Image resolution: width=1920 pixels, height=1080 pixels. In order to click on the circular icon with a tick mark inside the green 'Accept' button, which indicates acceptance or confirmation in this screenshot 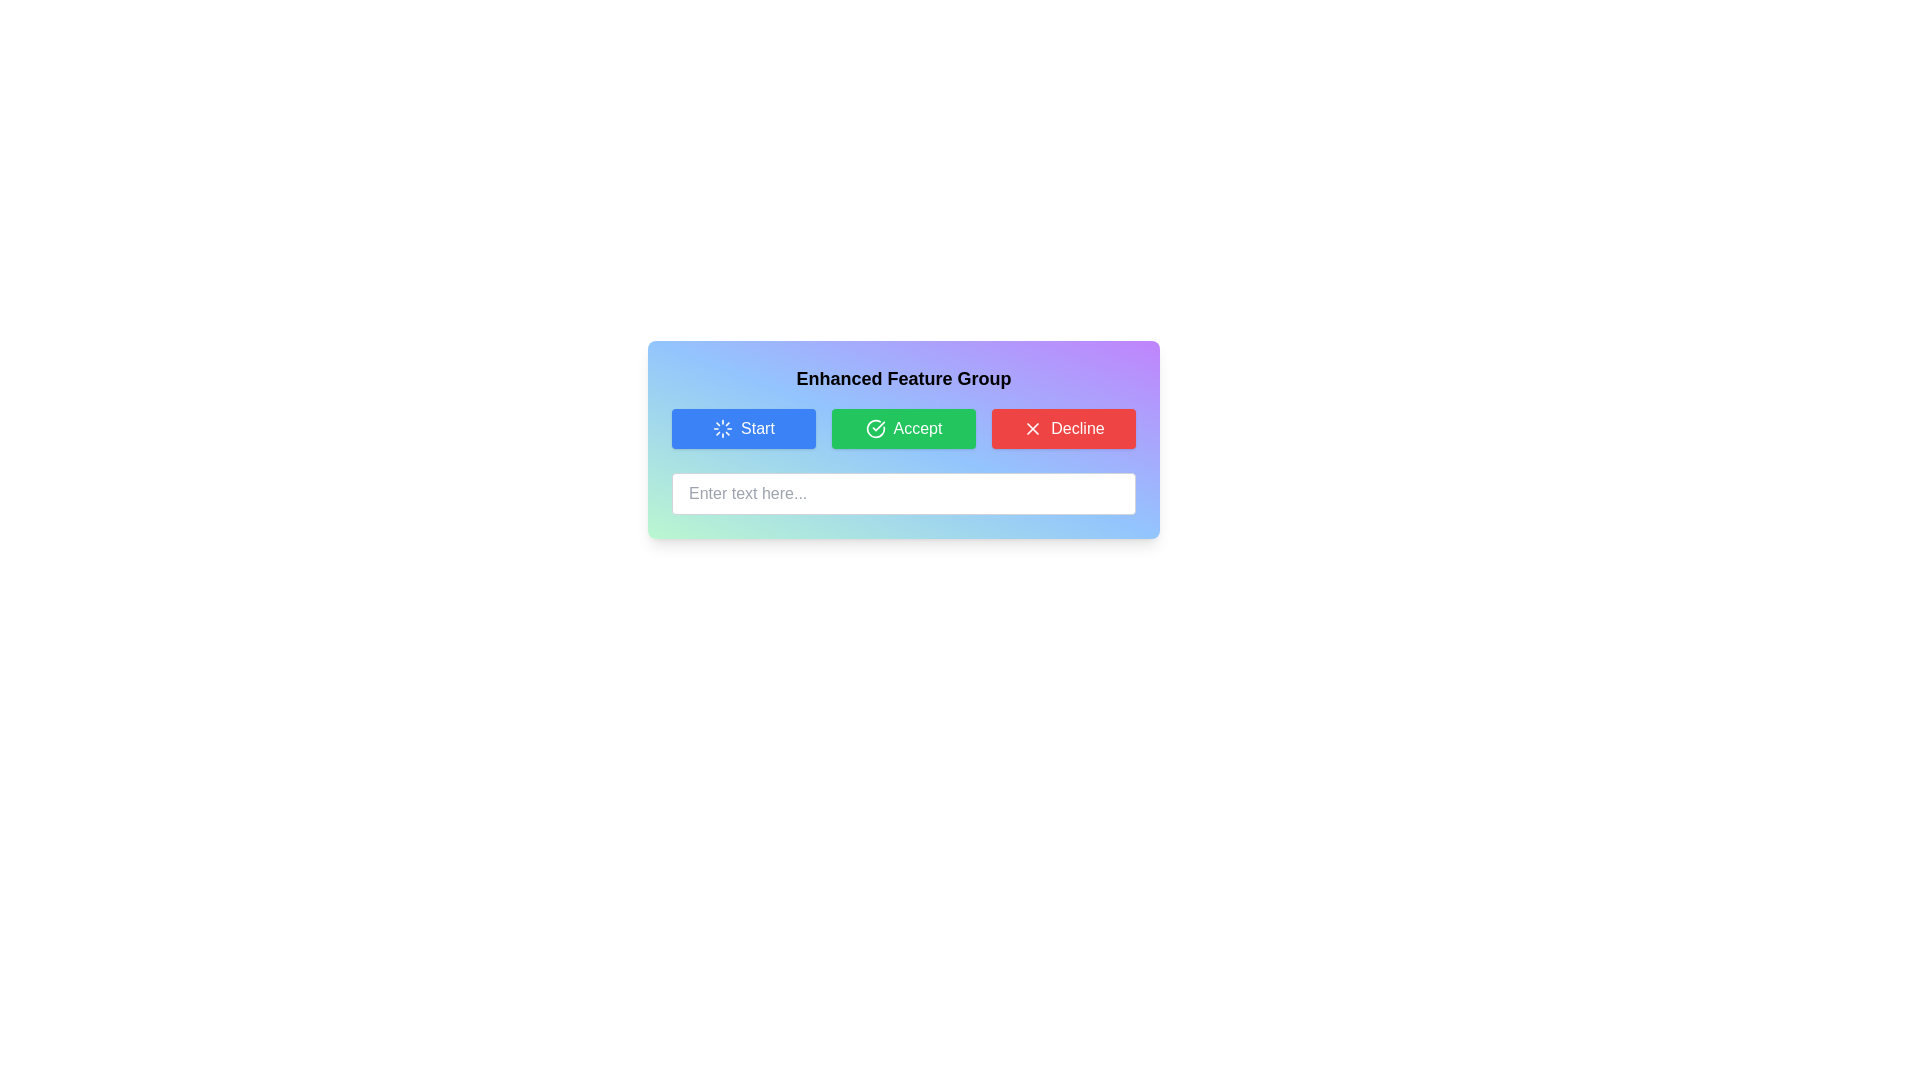, I will do `click(875, 427)`.